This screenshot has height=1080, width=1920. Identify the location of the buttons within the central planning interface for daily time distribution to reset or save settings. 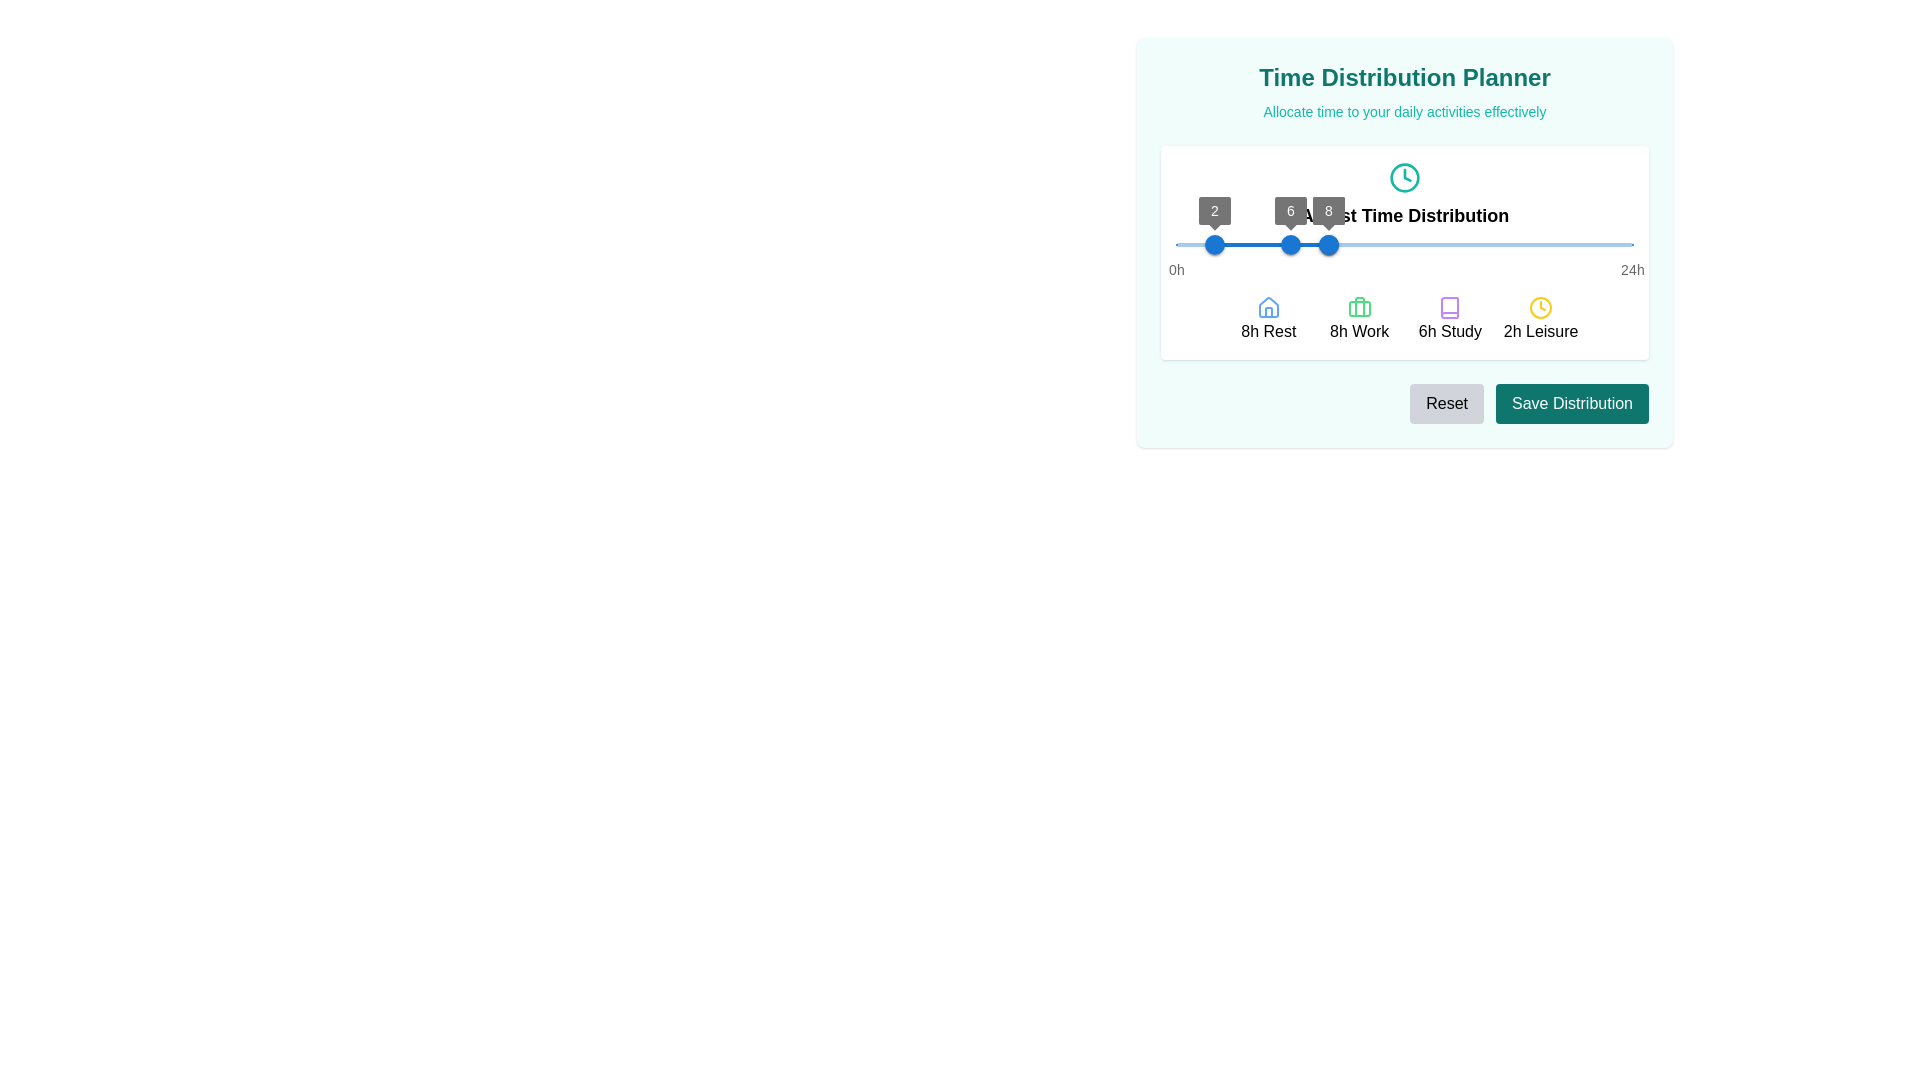
(1404, 242).